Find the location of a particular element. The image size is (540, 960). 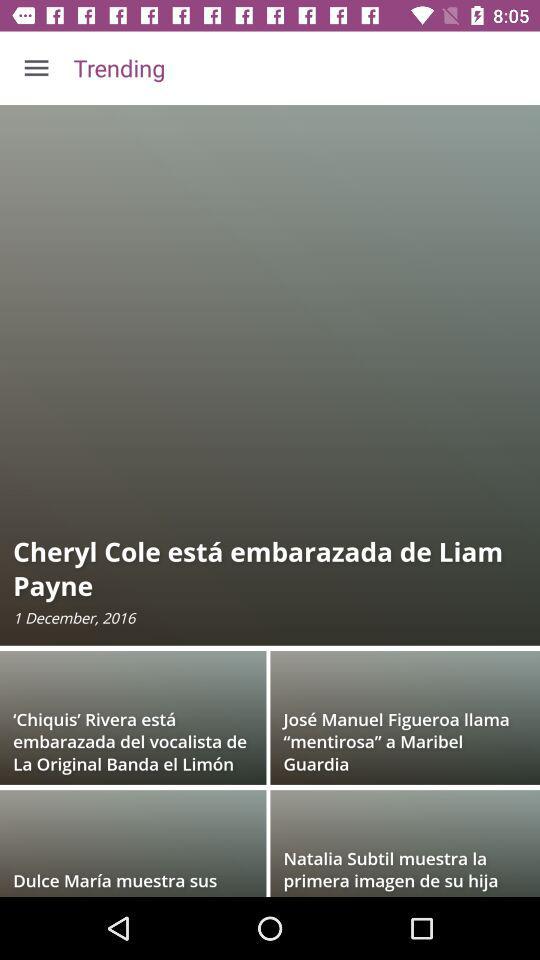

webpage view is located at coordinates (270, 500).